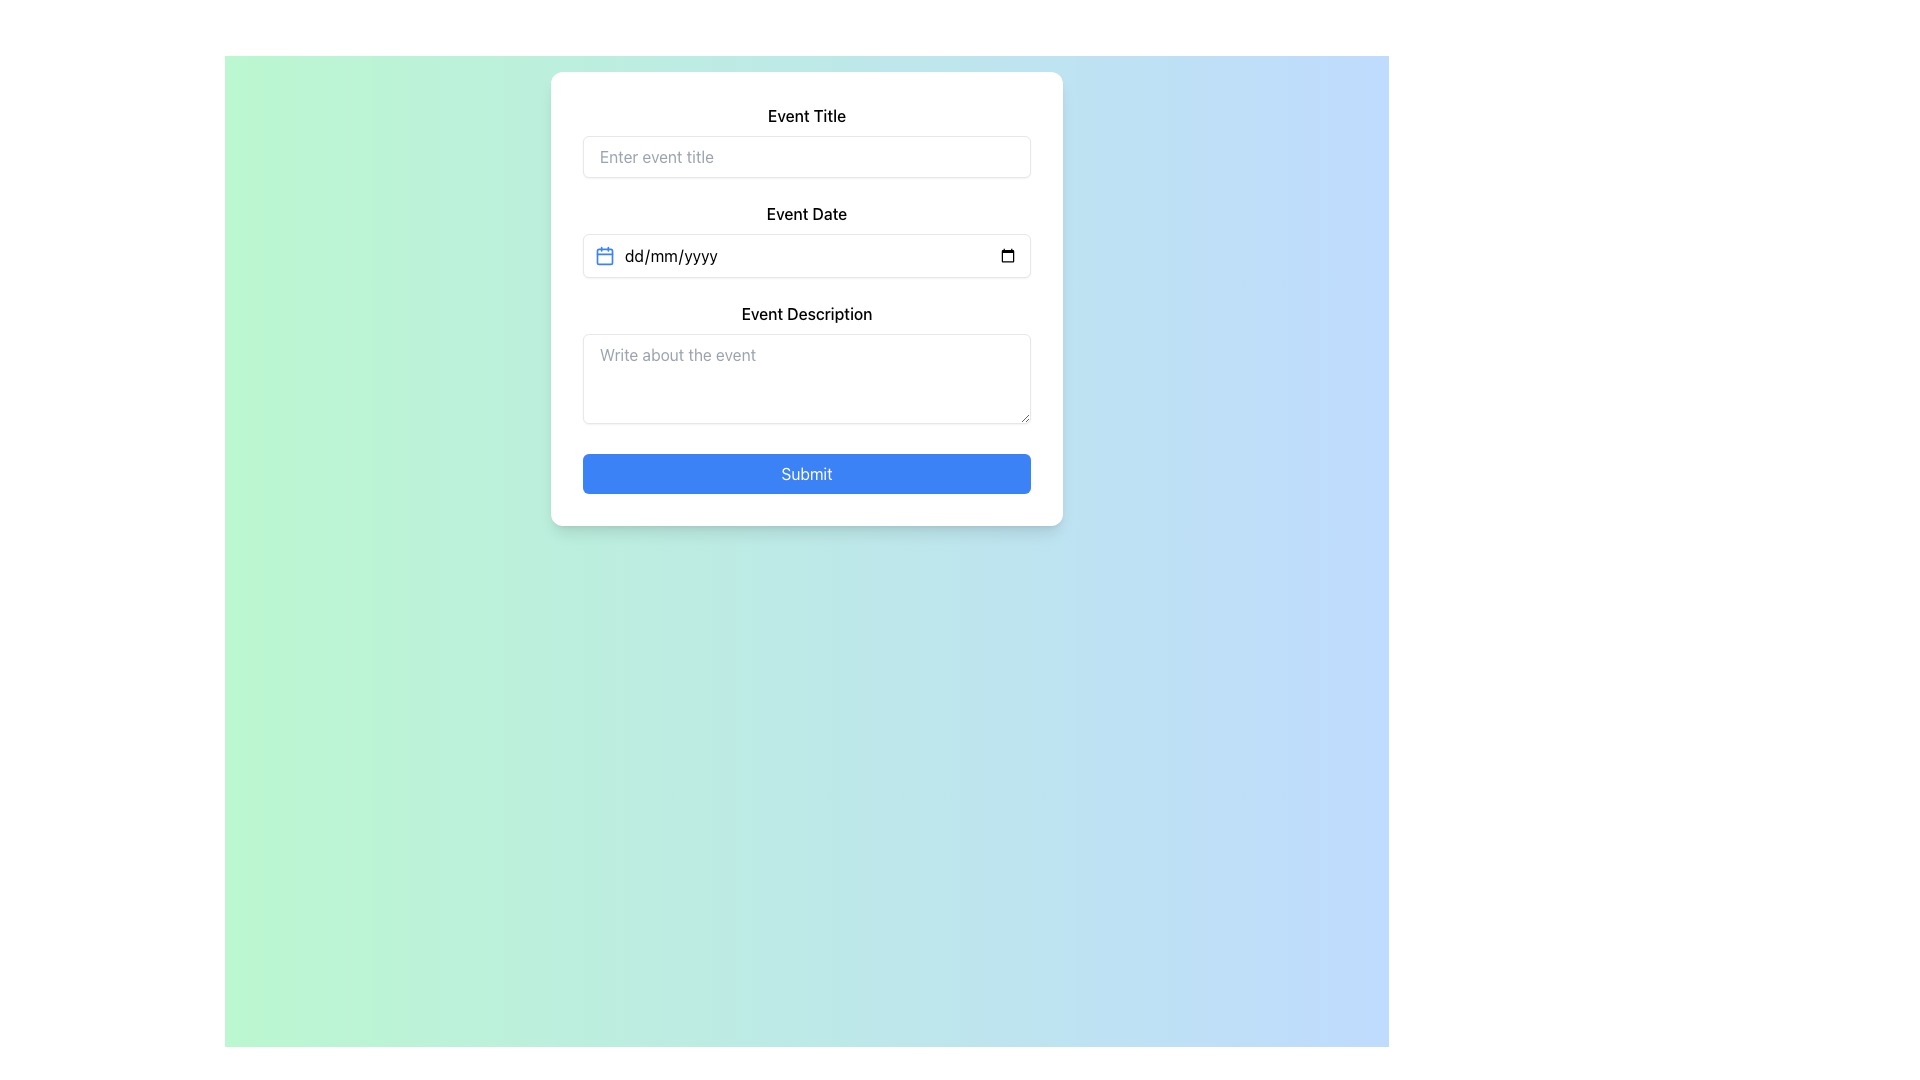  I want to click on text from the label that displays 'Event Description', which is located below the 'Event Date' field and above the multi-line text input field labeled 'Write about the event', so click(806, 313).